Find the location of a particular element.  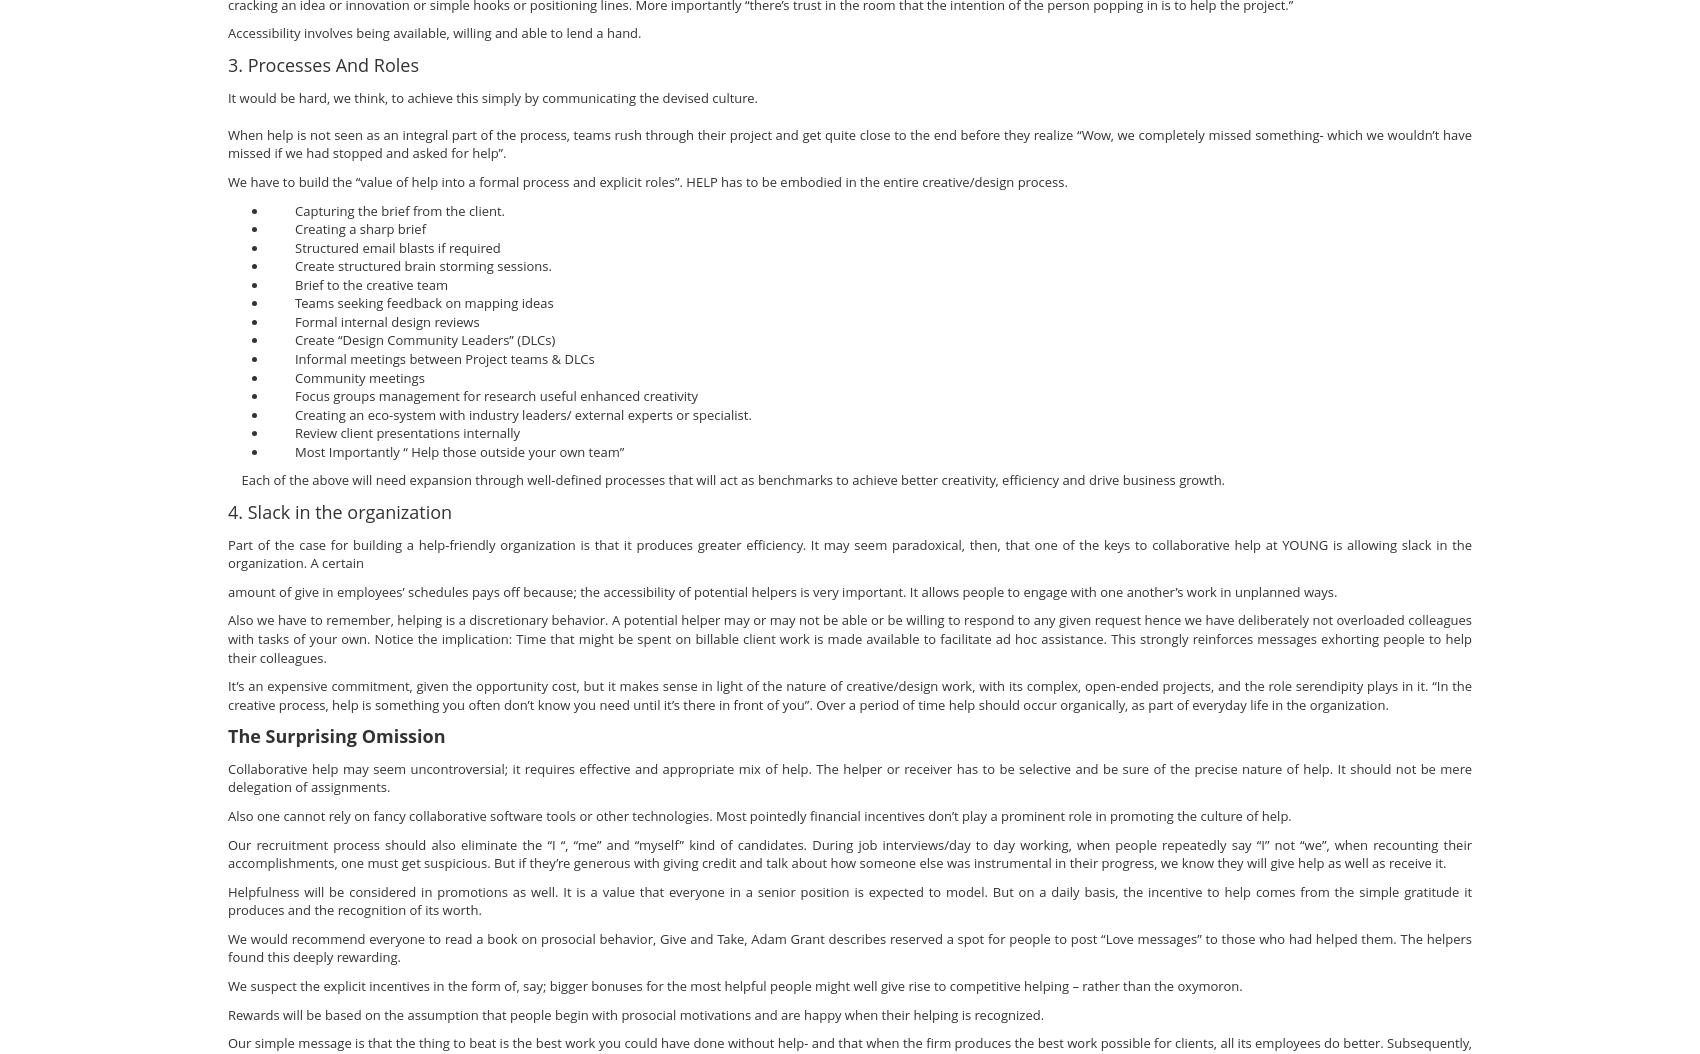

'Creating a sharp brief' is located at coordinates (345, 229).